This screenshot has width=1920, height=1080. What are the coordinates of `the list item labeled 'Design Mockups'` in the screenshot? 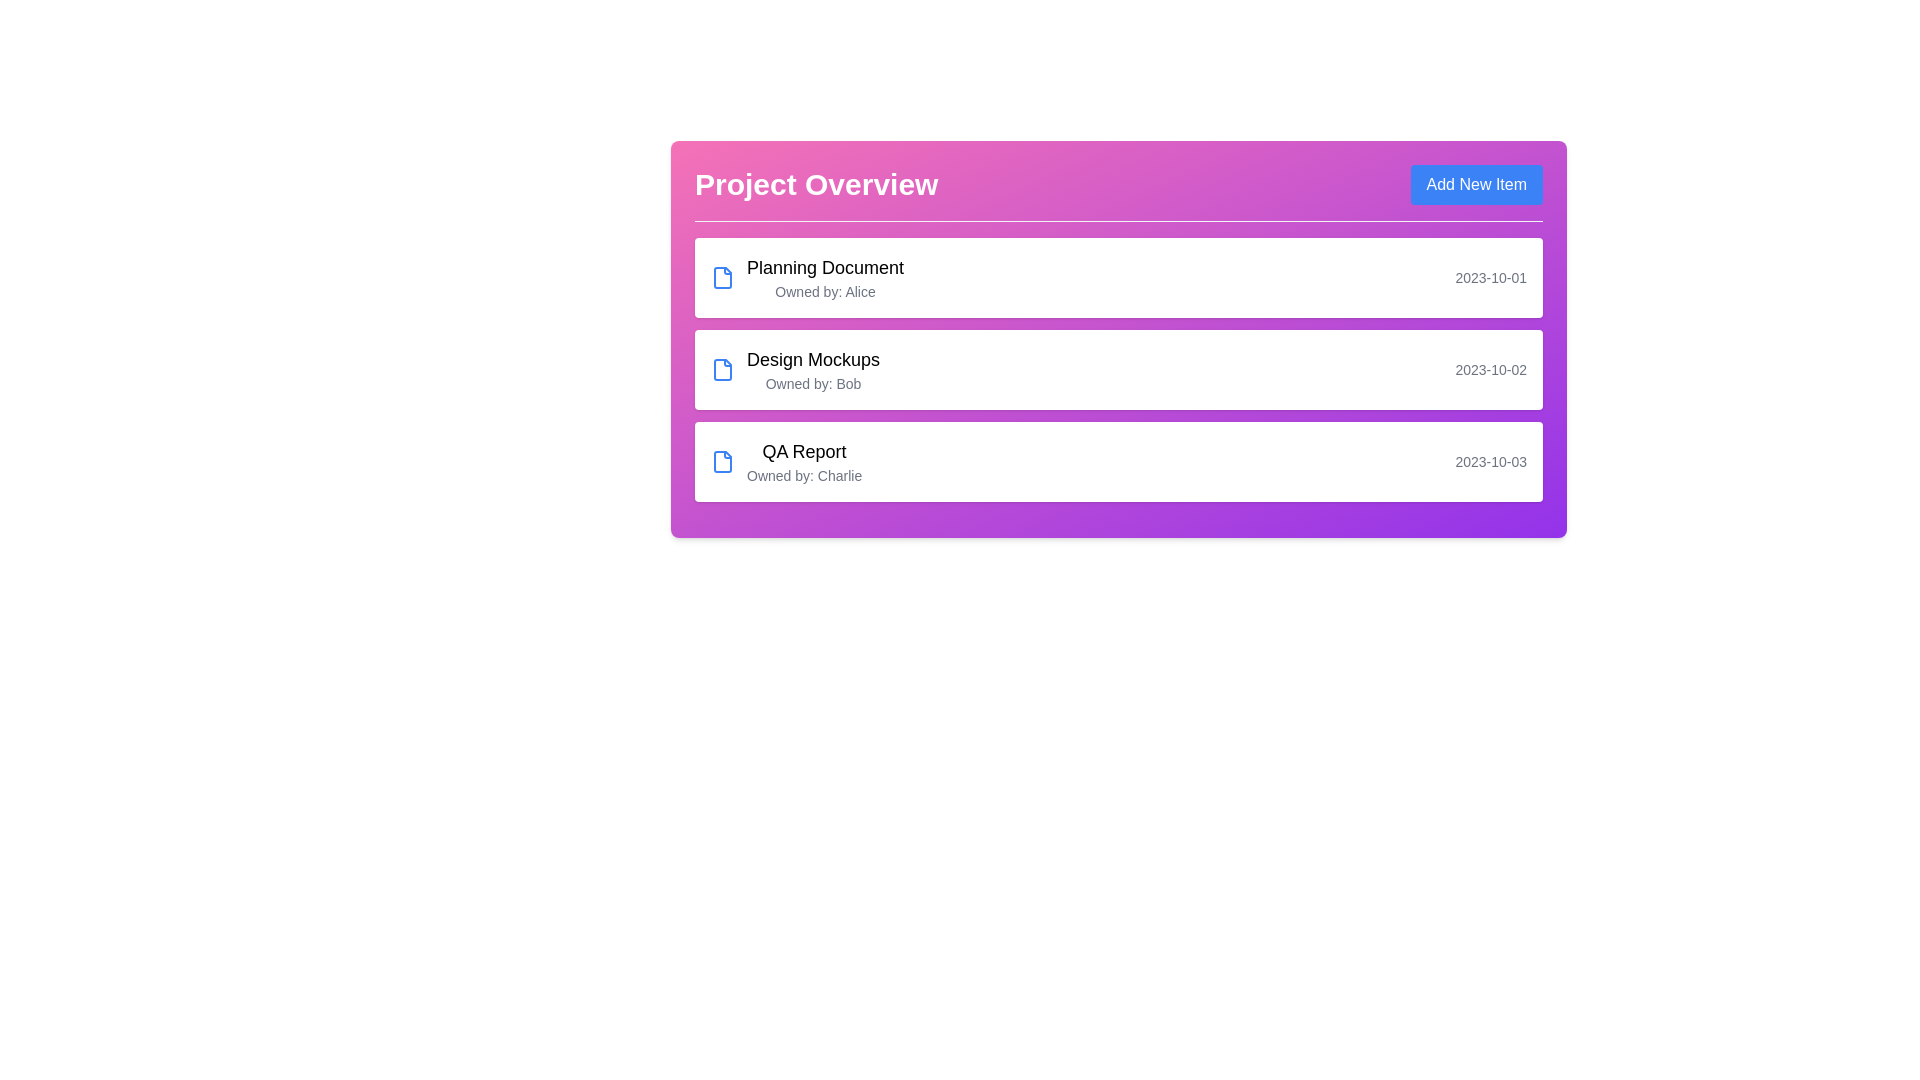 It's located at (1117, 338).